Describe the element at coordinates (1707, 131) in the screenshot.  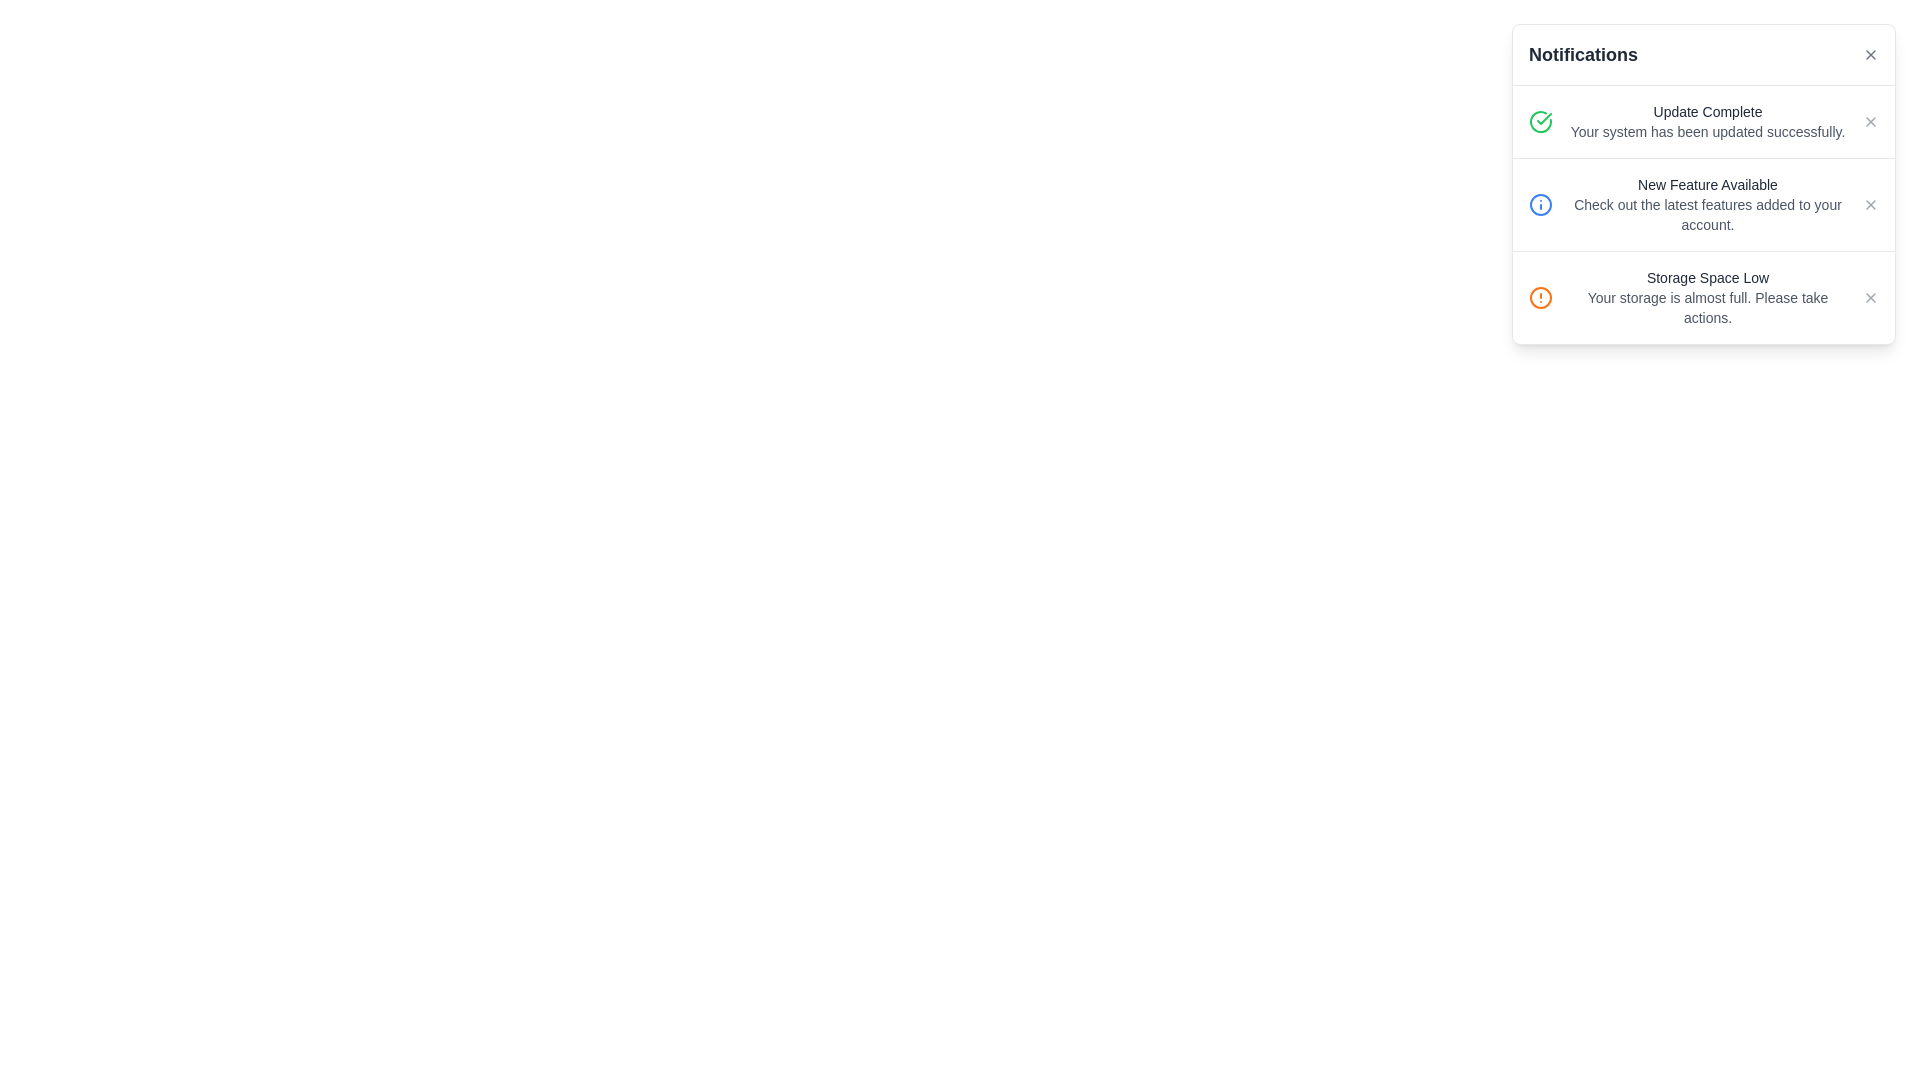
I see `message 'Your system has been updated successfully' located in the Notifications section below the subheading 'Update Complete'` at that location.